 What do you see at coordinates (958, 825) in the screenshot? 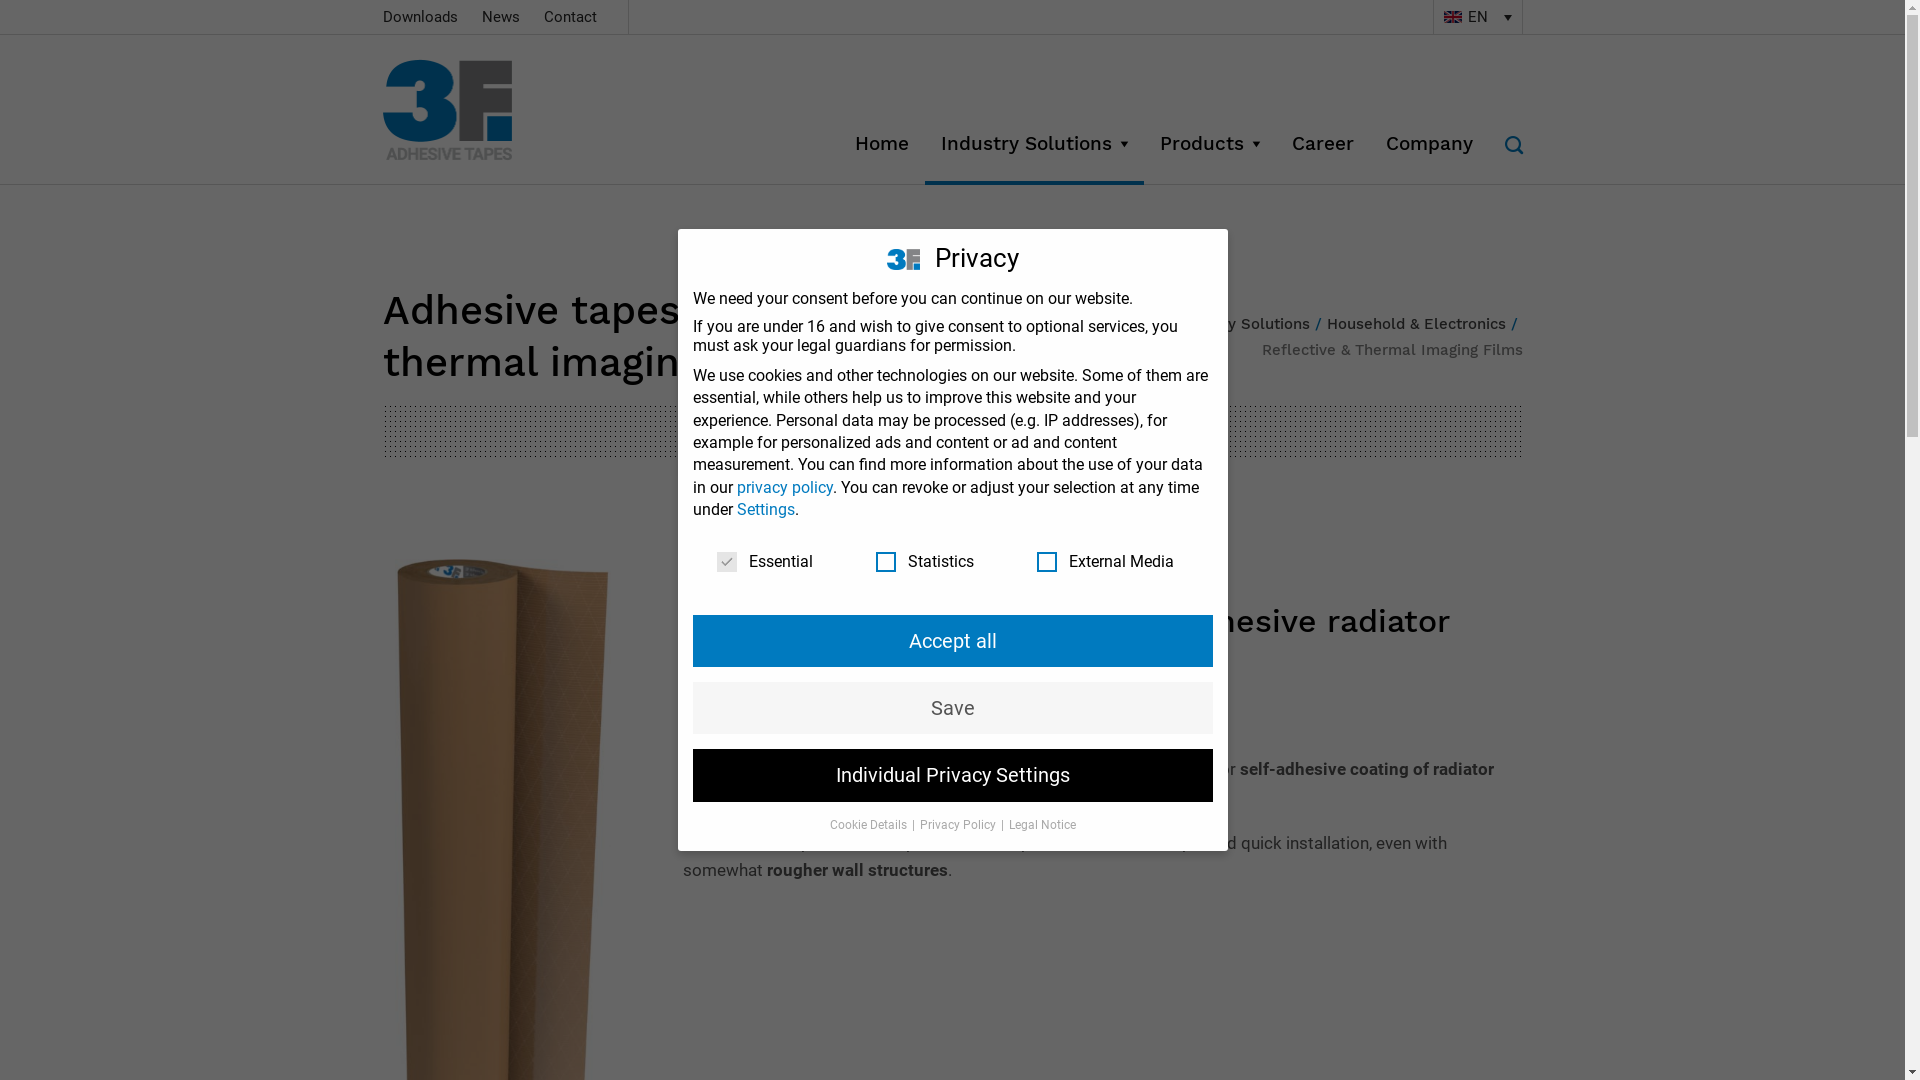
I see `'Privacy Policy'` at bounding box center [958, 825].